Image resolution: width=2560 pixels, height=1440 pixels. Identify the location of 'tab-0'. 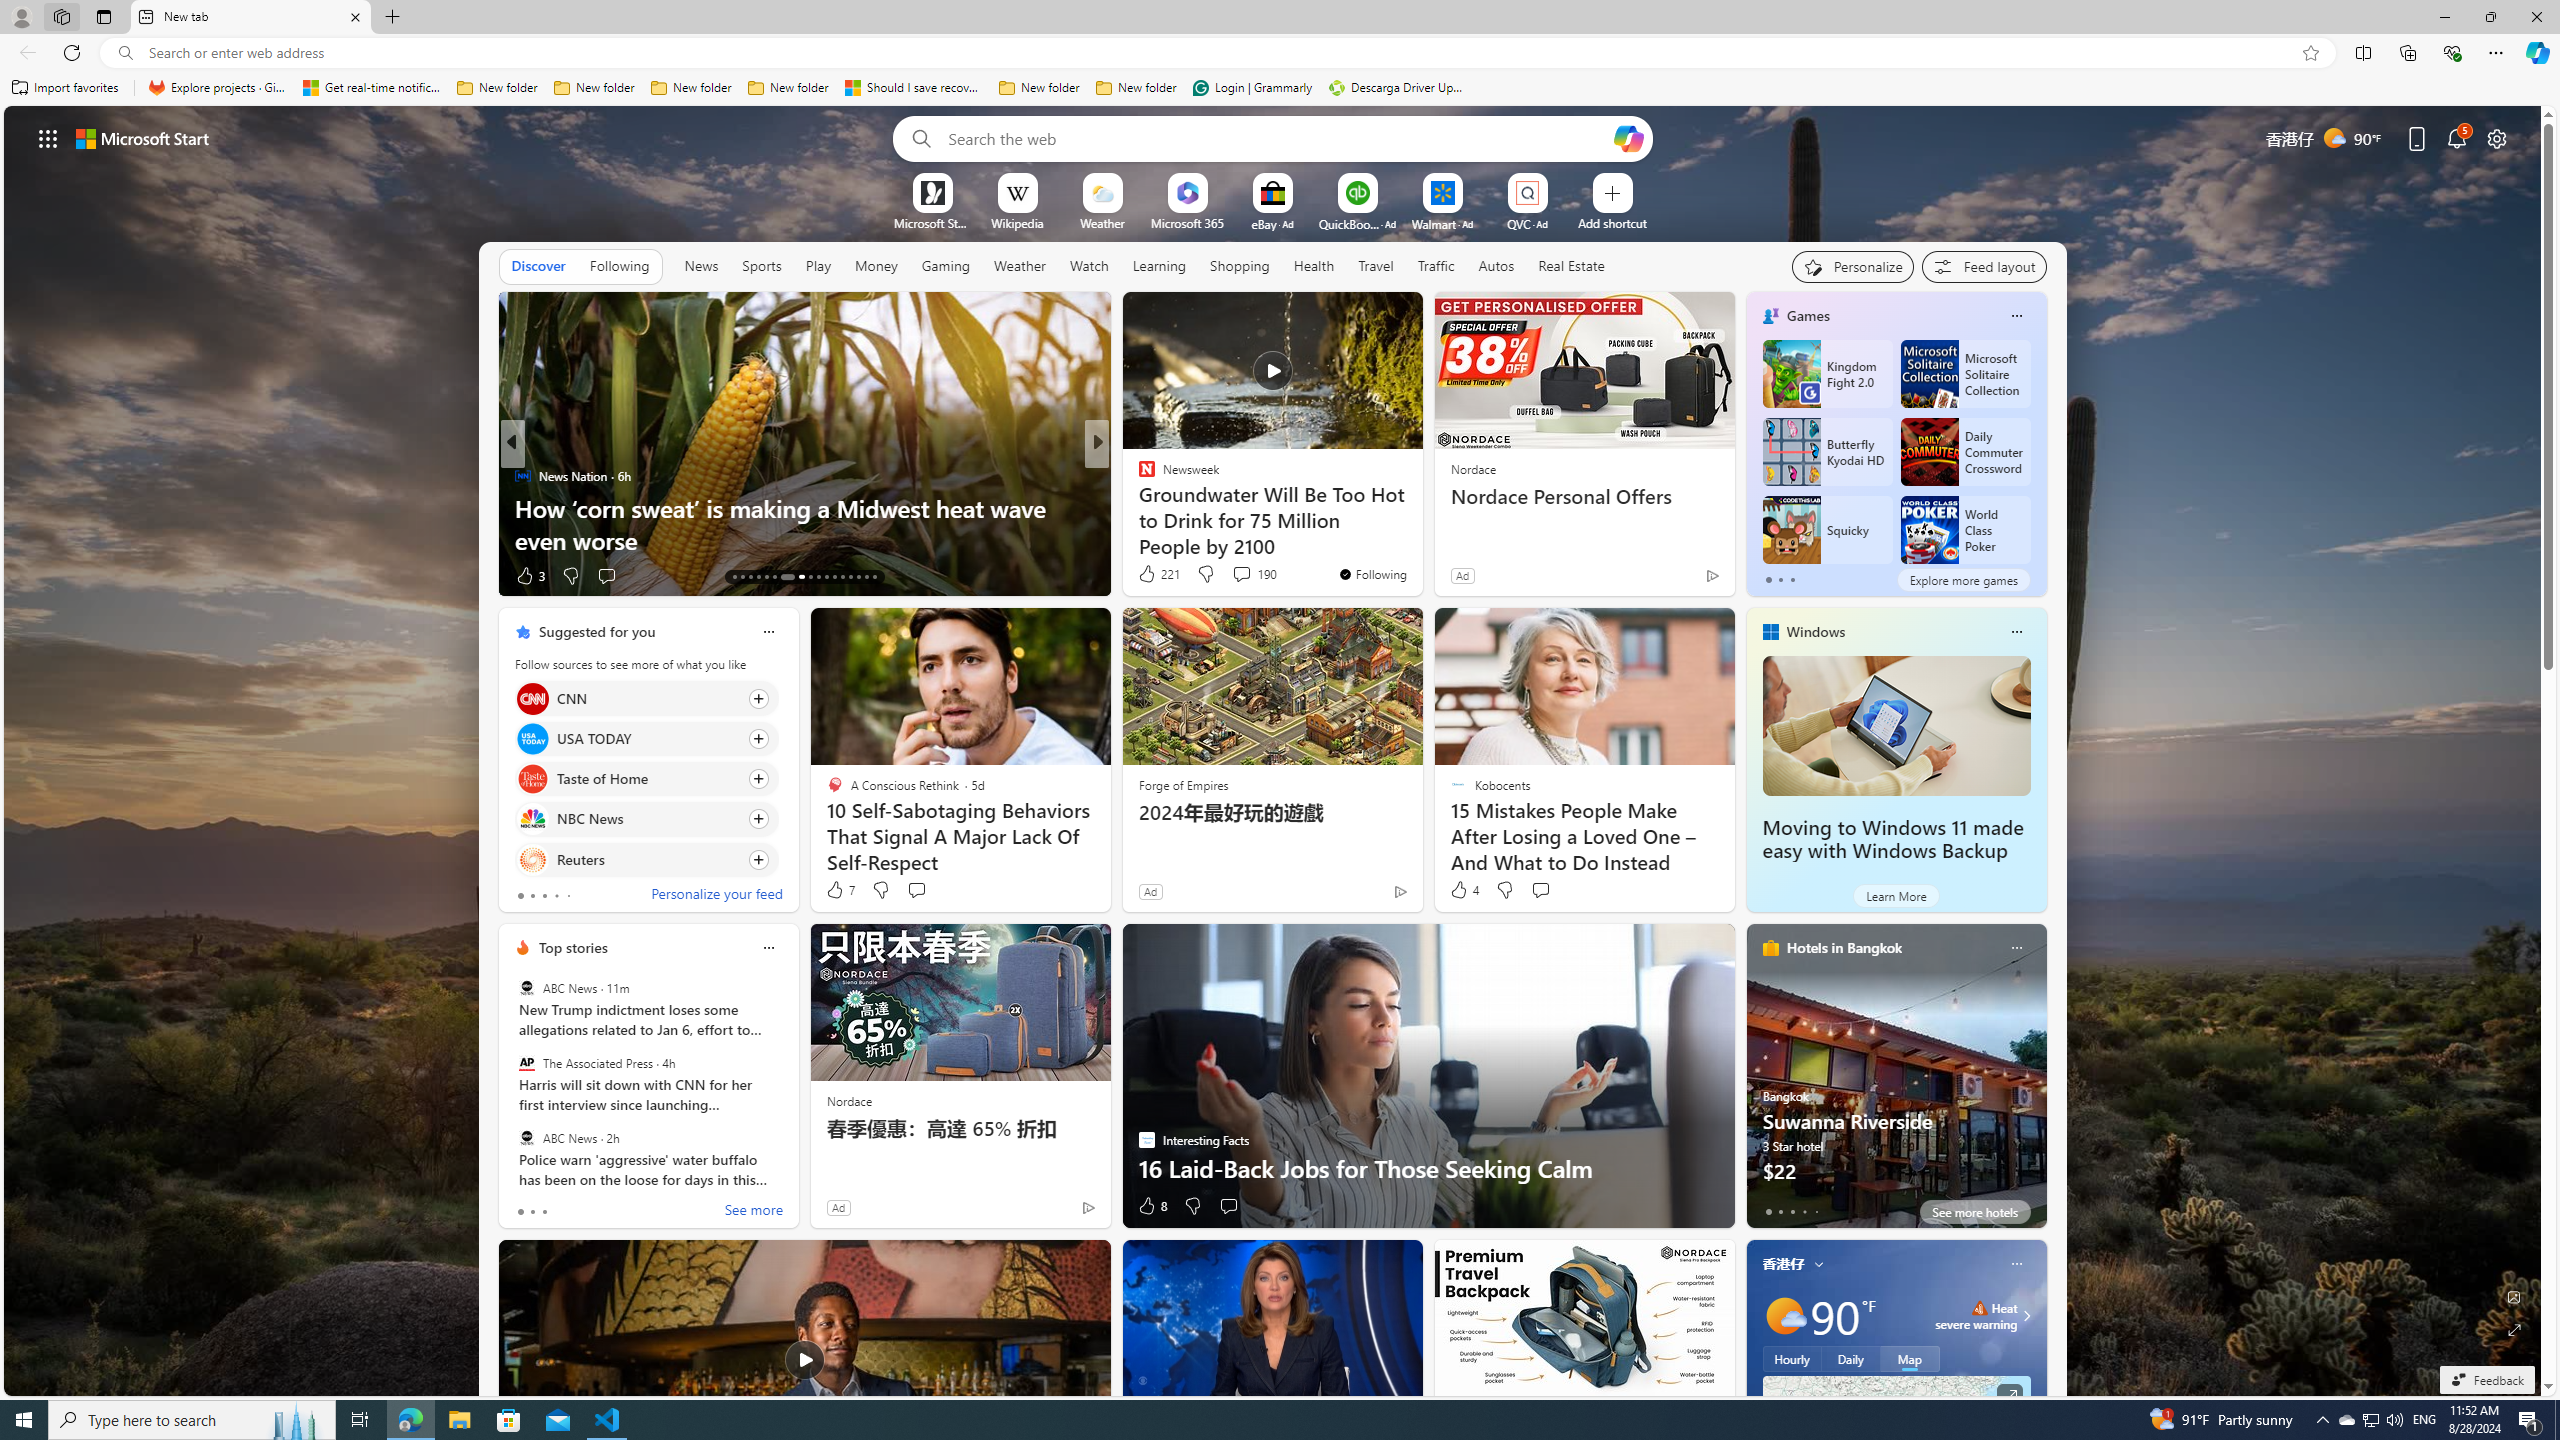
(1766, 1211).